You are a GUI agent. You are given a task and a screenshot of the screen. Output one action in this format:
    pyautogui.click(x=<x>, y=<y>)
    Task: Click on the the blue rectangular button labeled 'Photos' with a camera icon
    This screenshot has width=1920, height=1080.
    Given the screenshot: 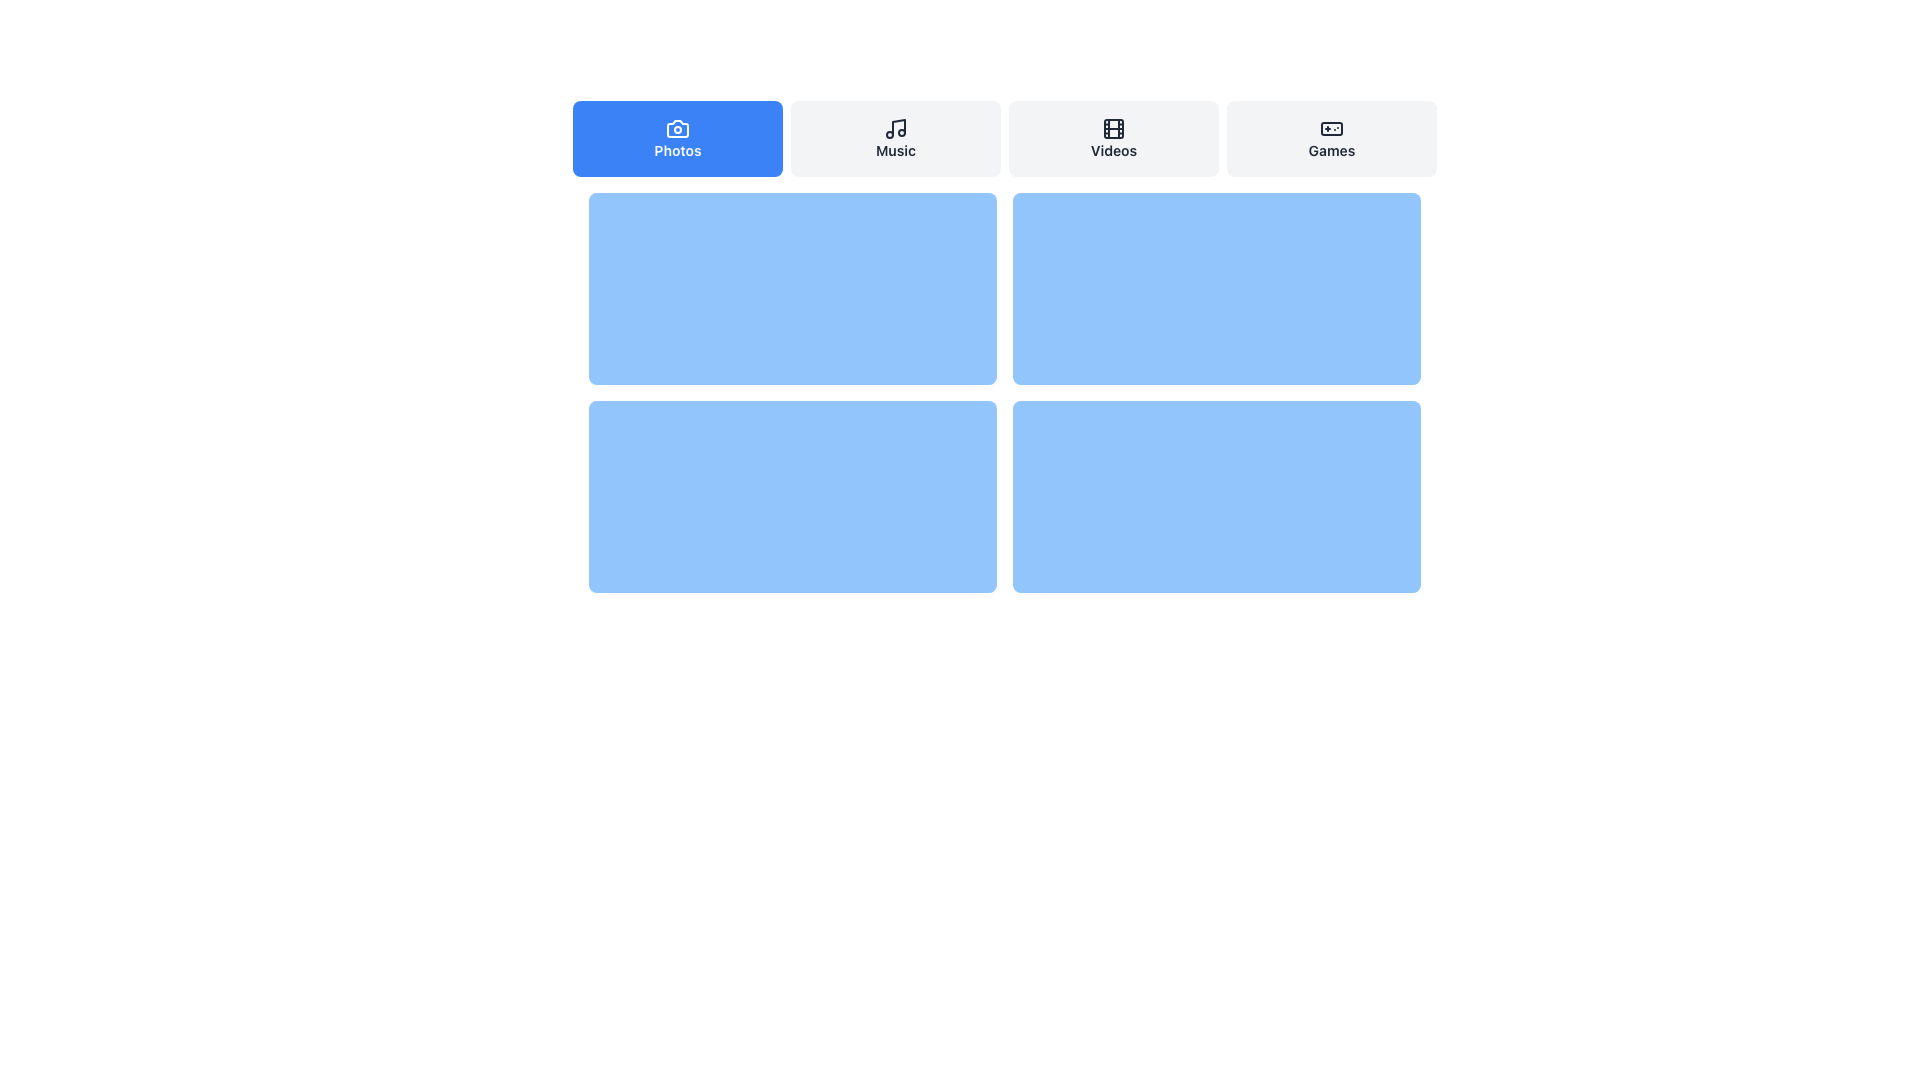 What is the action you would take?
    pyautogui.click(x=677, y=137)
    